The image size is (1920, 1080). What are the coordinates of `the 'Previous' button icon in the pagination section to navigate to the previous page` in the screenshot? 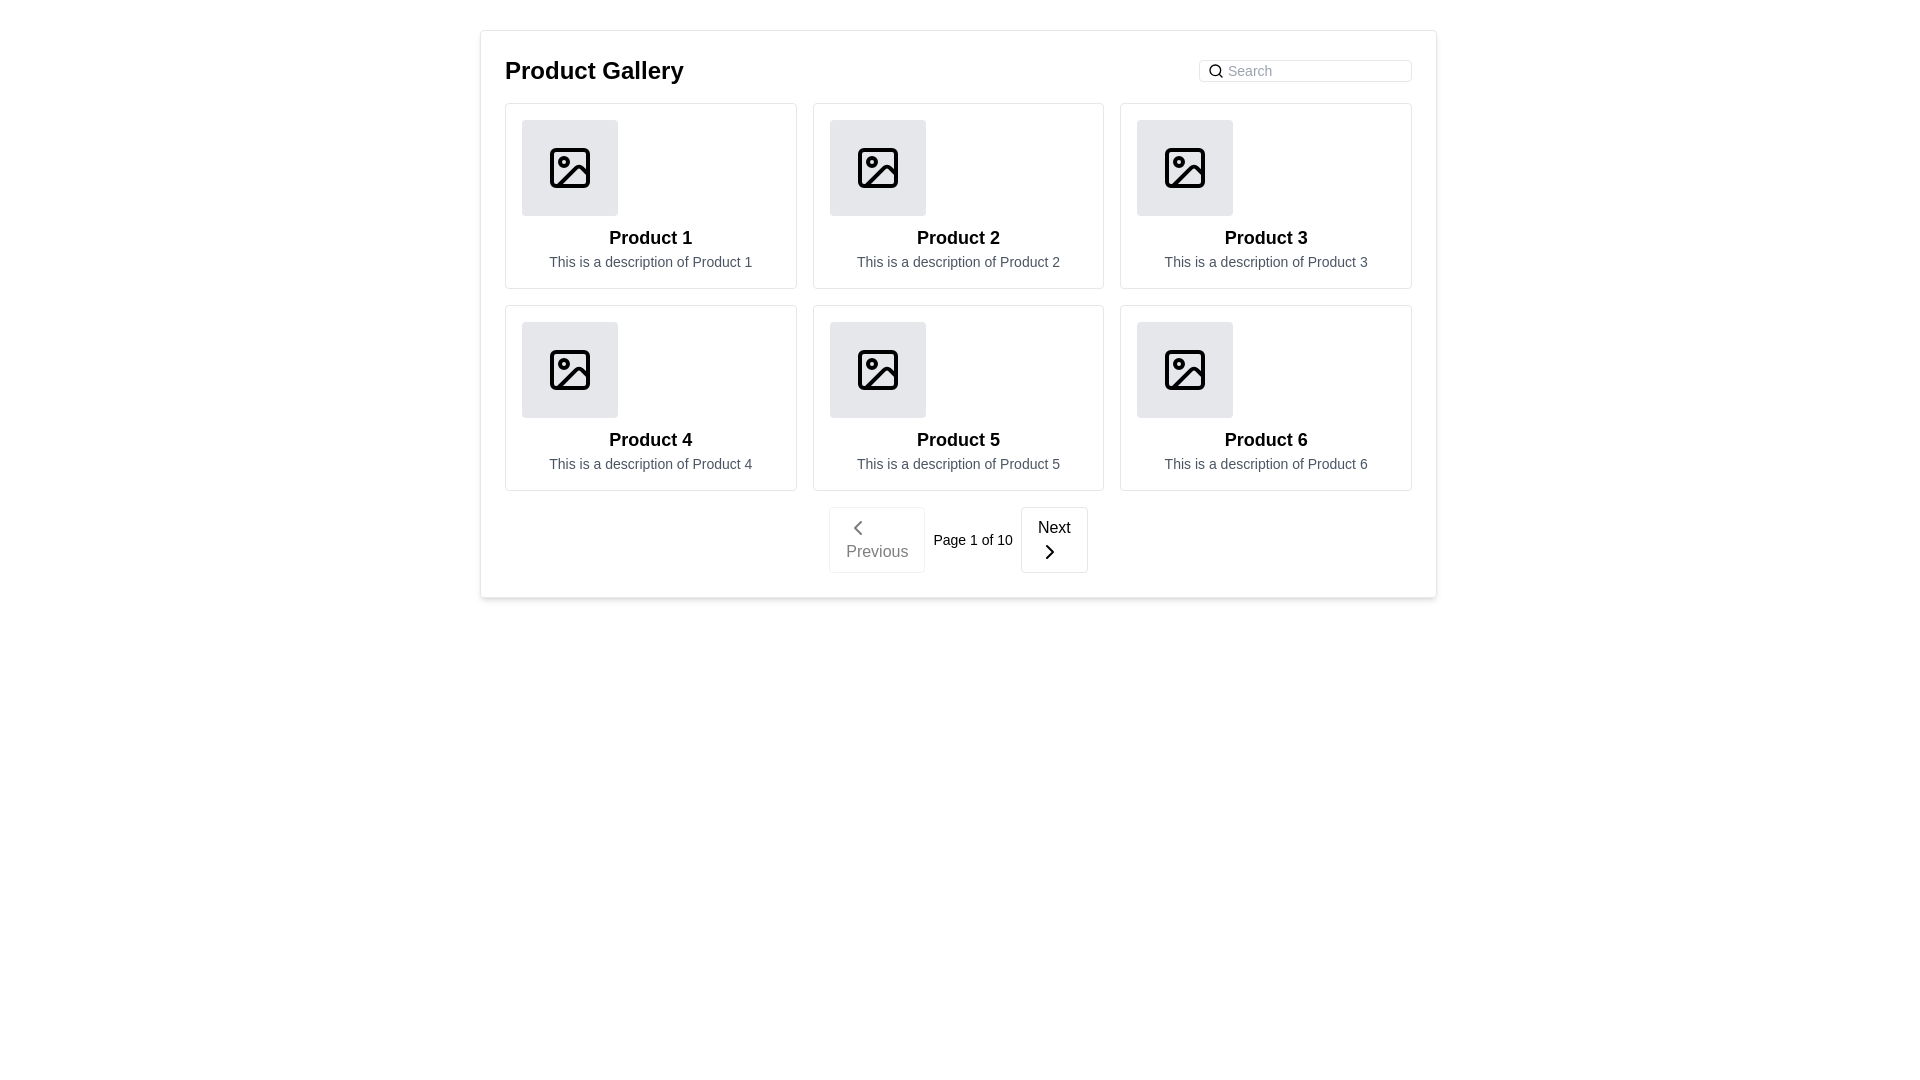 It's located at (858, 527).